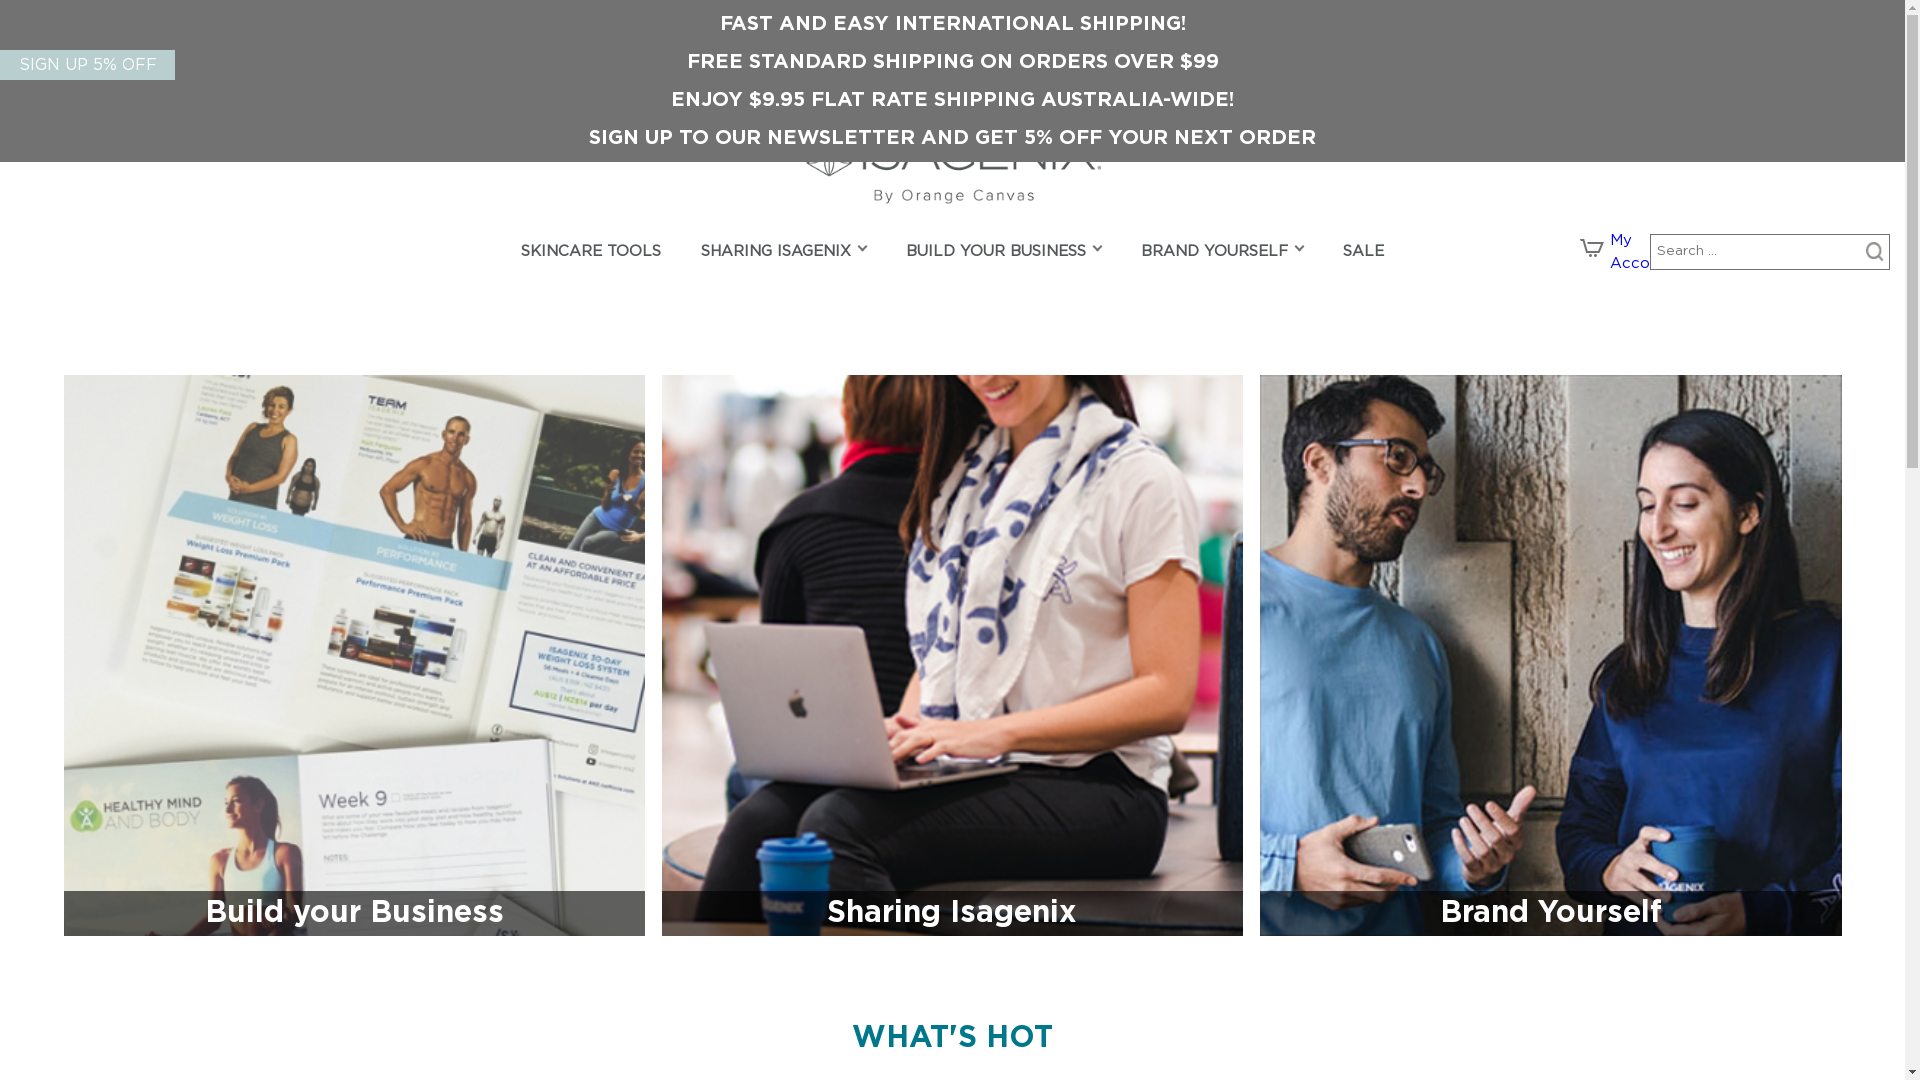 The width and height of the screenshot is (1920, 1080). I want to click on 'Sharing Isagenix', so click(951, 655).